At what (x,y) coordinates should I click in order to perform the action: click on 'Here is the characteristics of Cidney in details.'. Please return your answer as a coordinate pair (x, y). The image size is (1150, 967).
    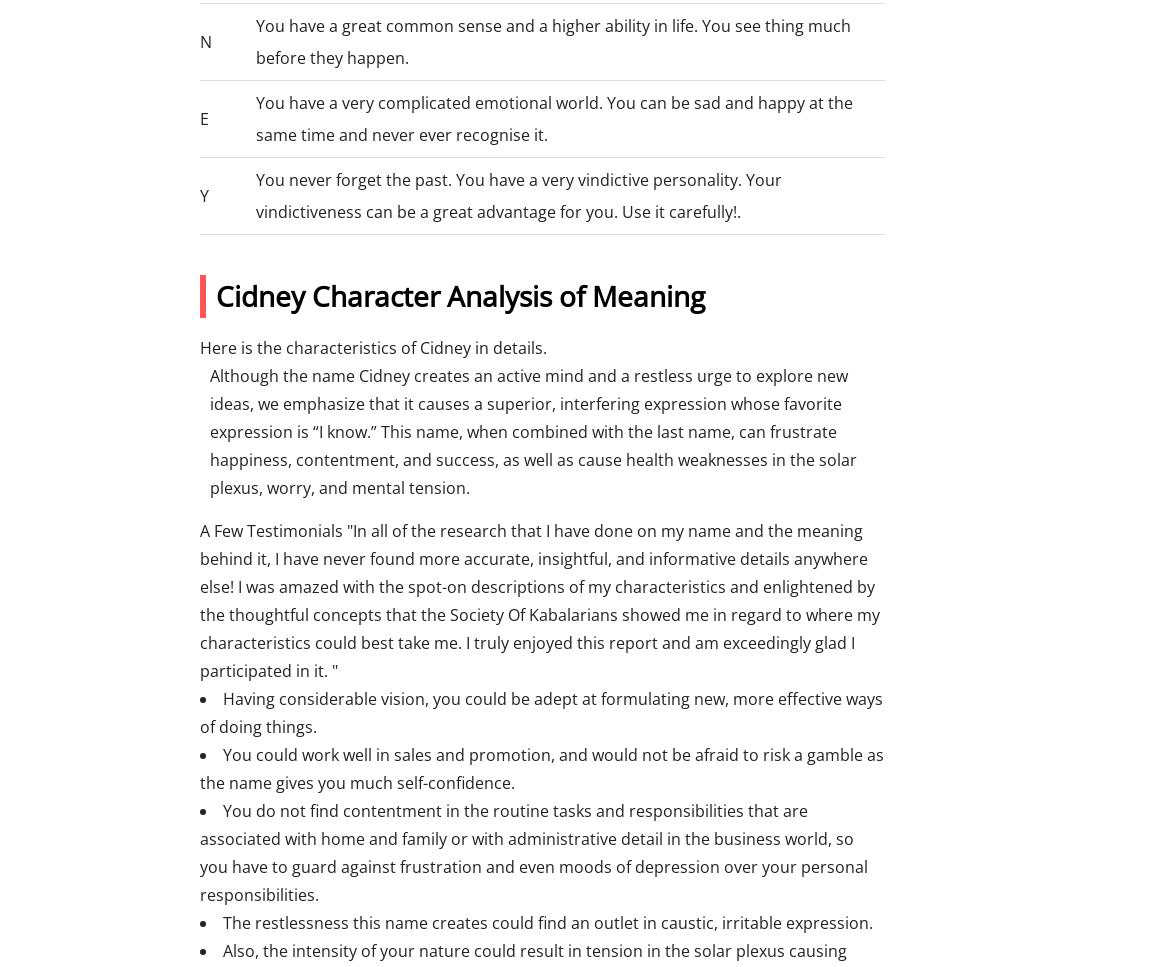
    Looking at the image, I should click on (373, 347).